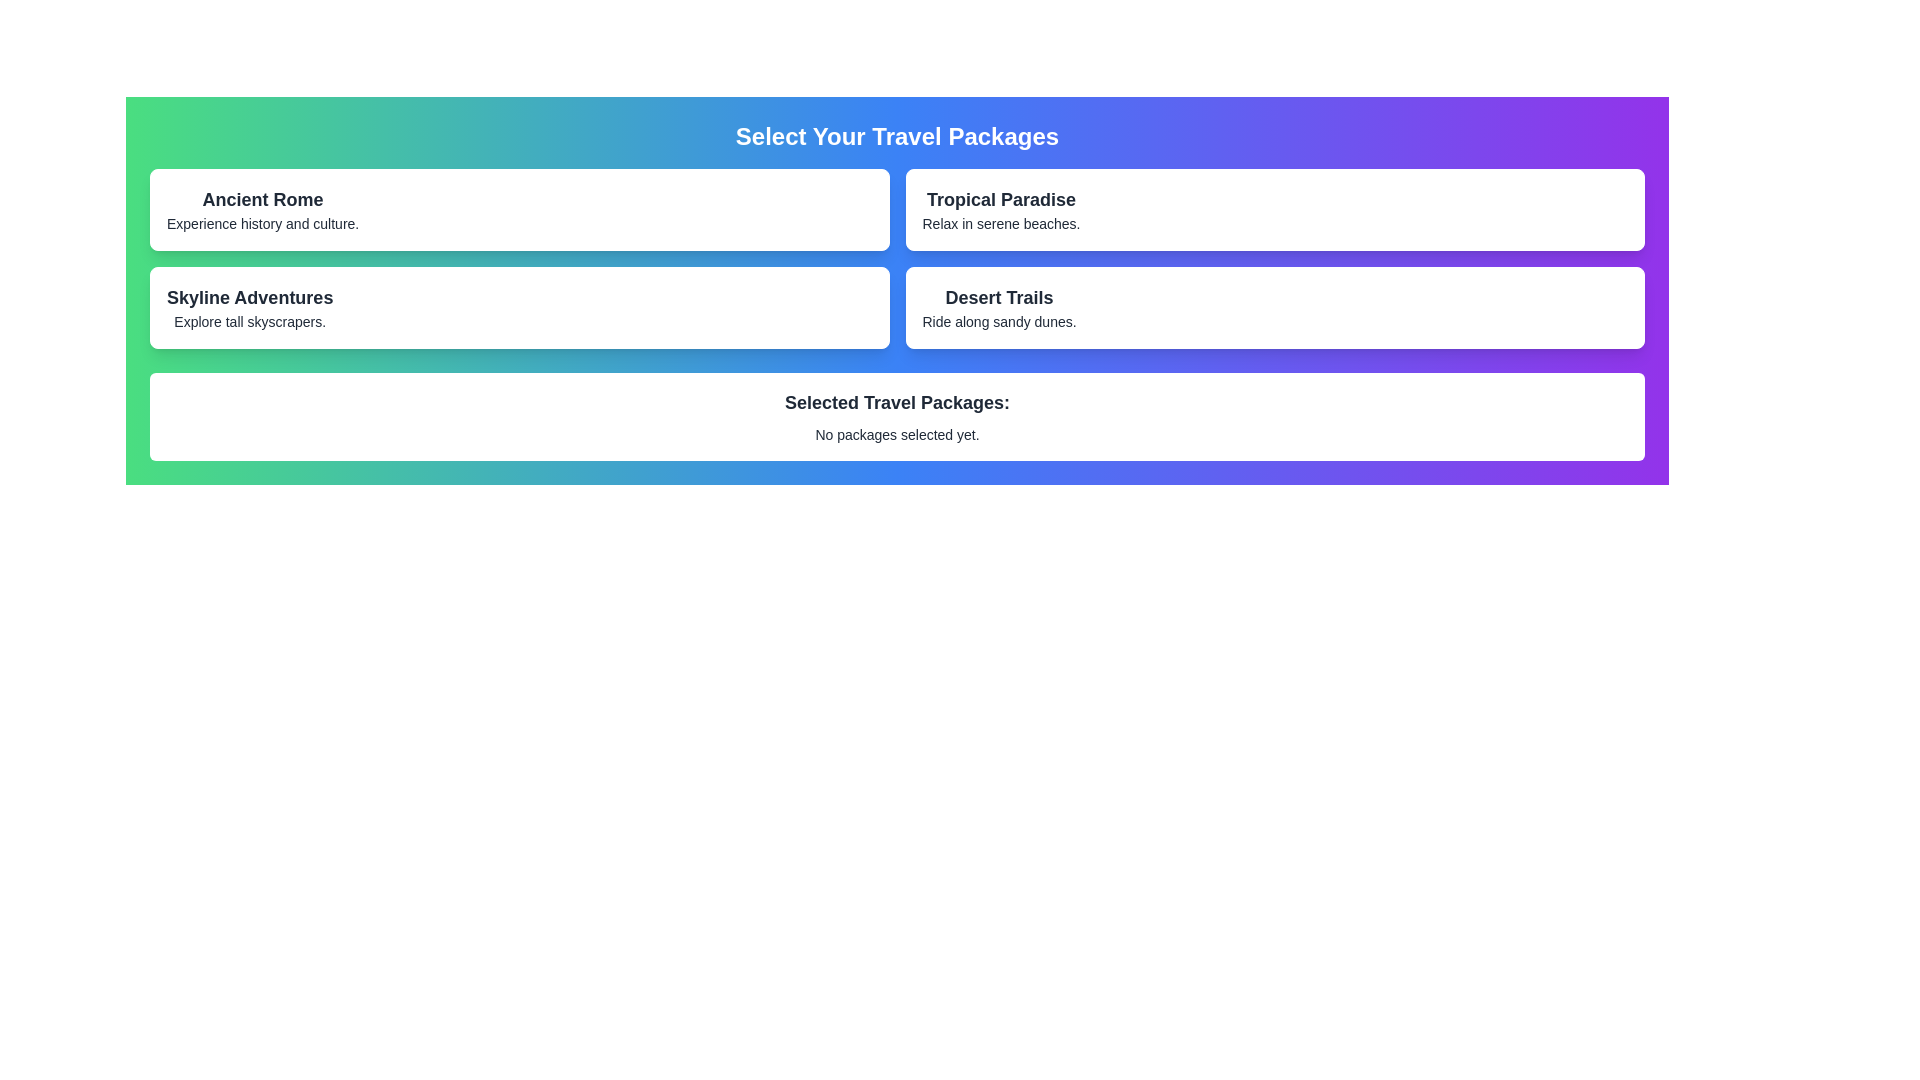 The height and width of the screenshot is (1080, 1920). Describe the element at coordinates (999, 320) in the screenshot. I see `the descriptive tagline for the 'Desert Trails' travel package, located directly beneath the title text in the lower-right quadrant of the main panel` at that location.